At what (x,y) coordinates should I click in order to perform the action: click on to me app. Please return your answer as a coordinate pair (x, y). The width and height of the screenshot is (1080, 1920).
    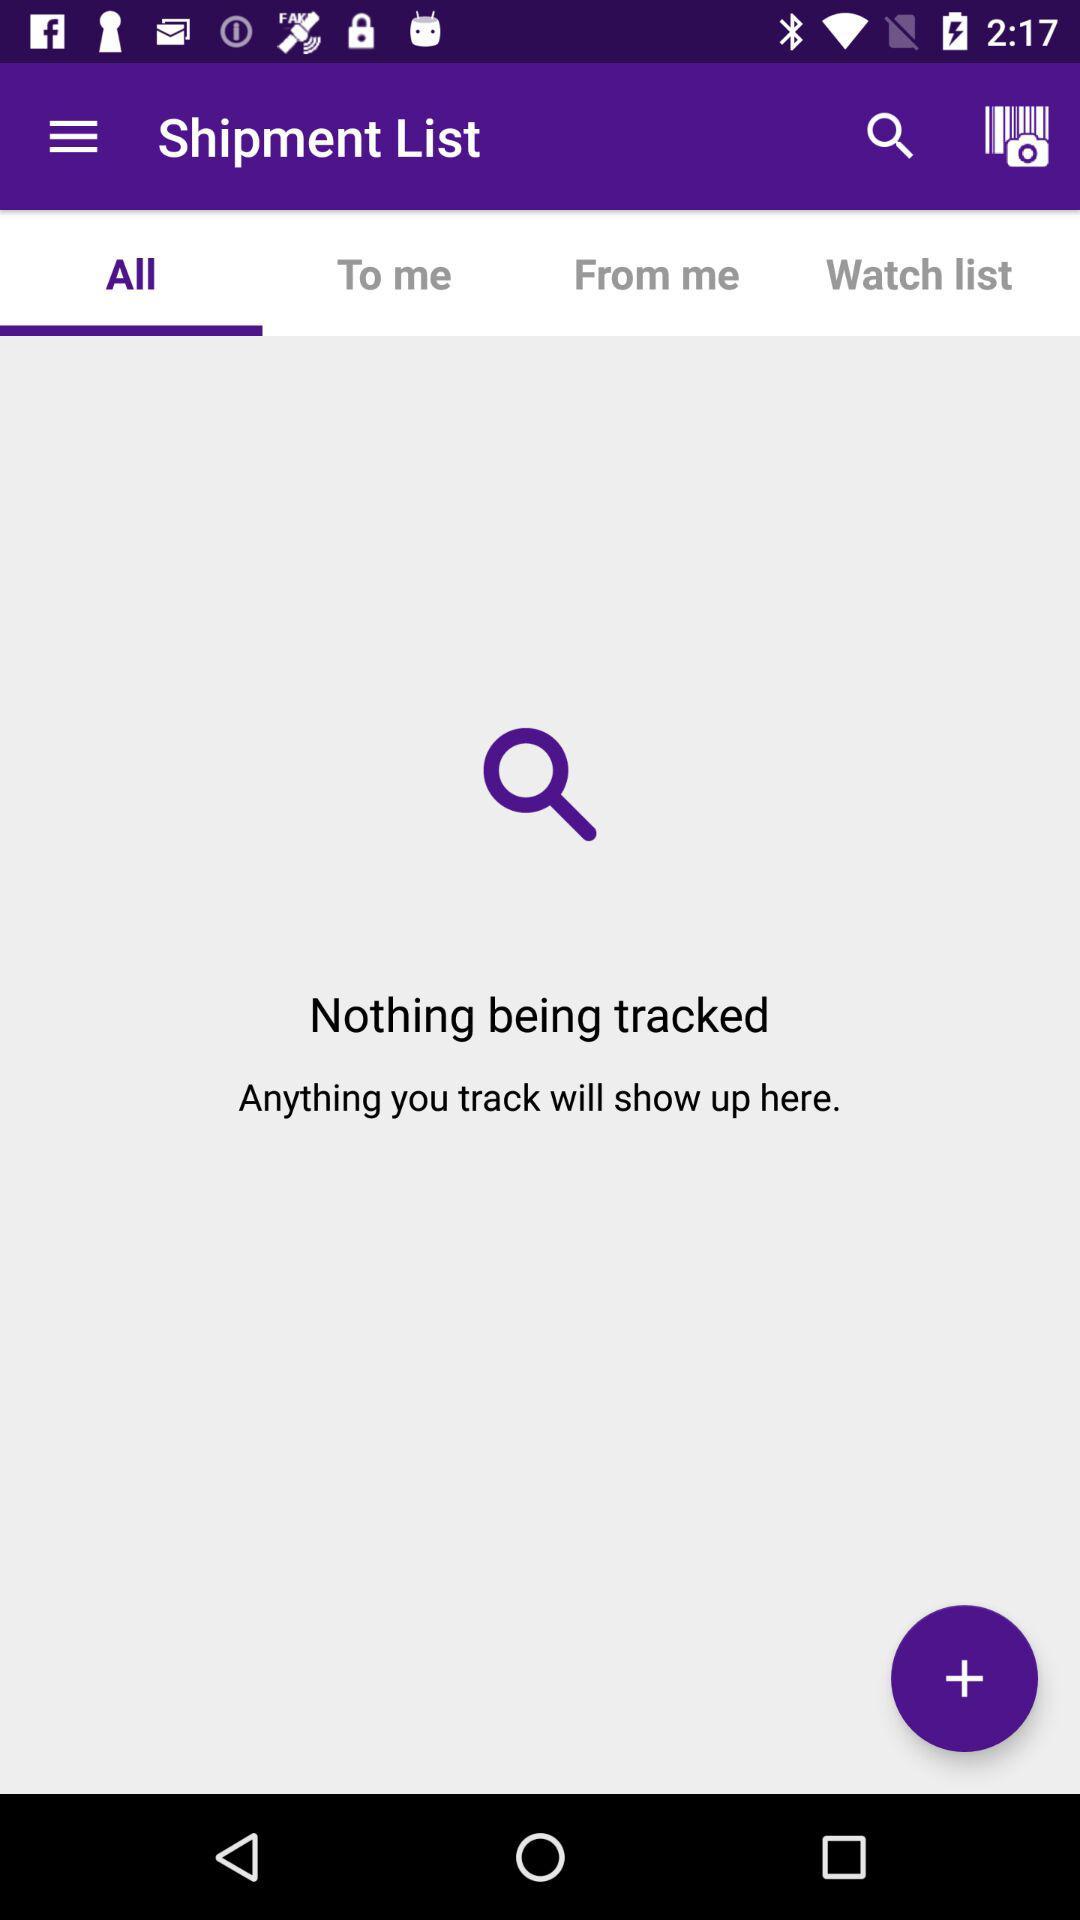
    Looking at the image, I should click on (393, 272).